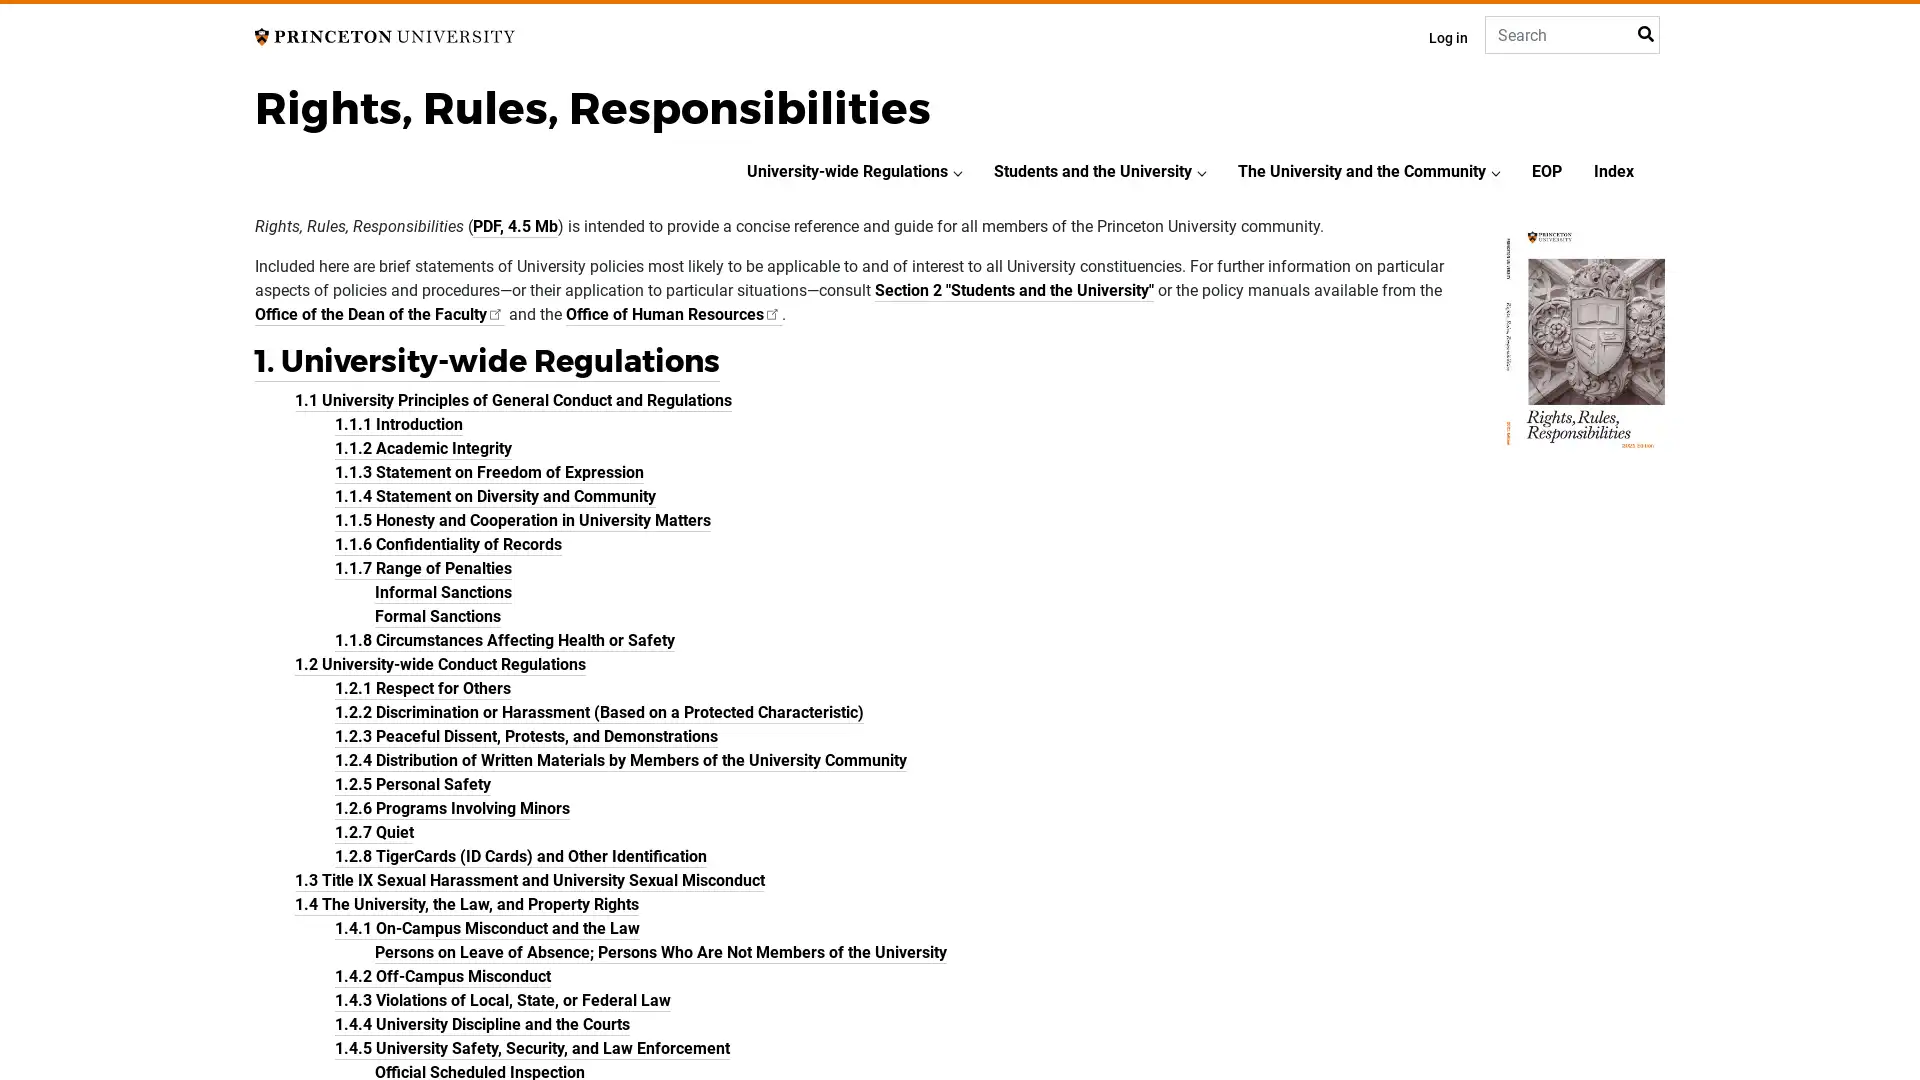 This screenshot has width=1920, height=1080. I want to click on University-wide RegulationsSubmenu, so click(957, 172).